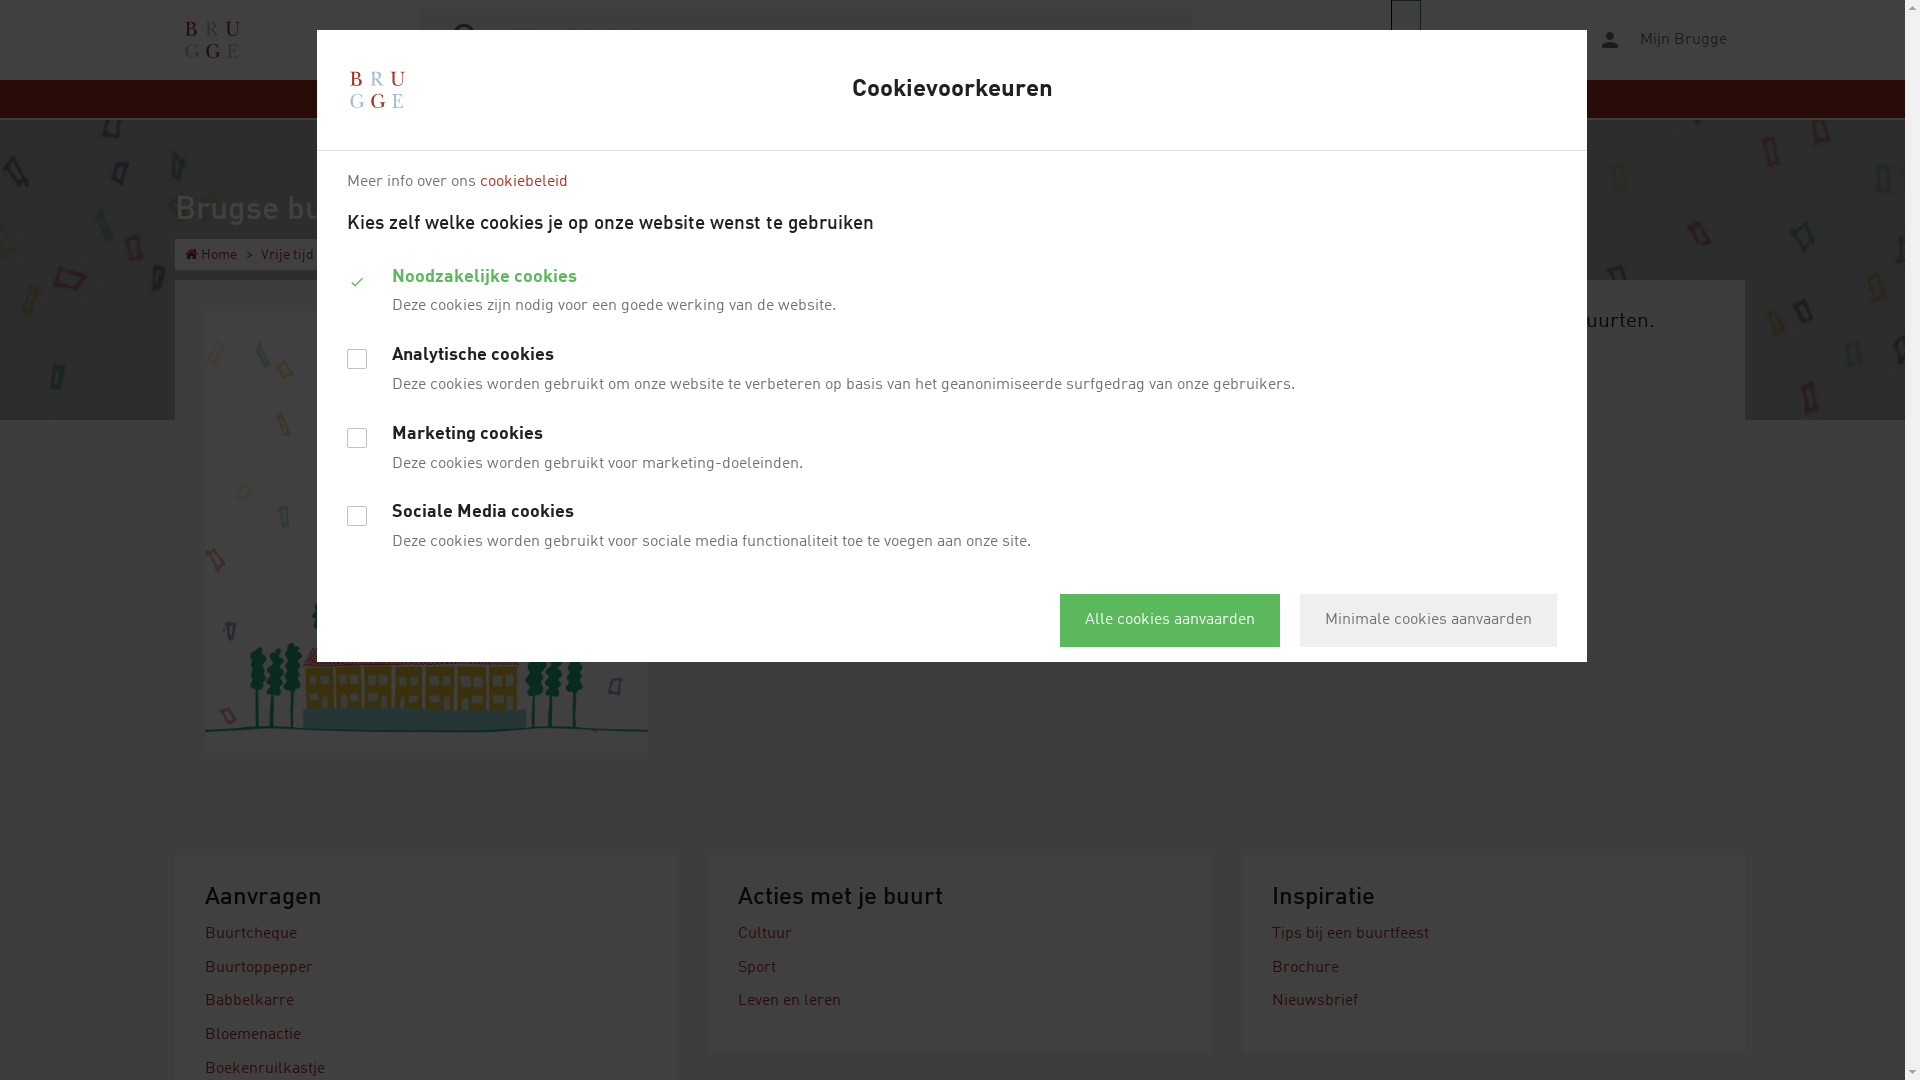  Describe the element at coordinates (1390, 39) in the screenshot. I see `'Lees voor'` at that location.